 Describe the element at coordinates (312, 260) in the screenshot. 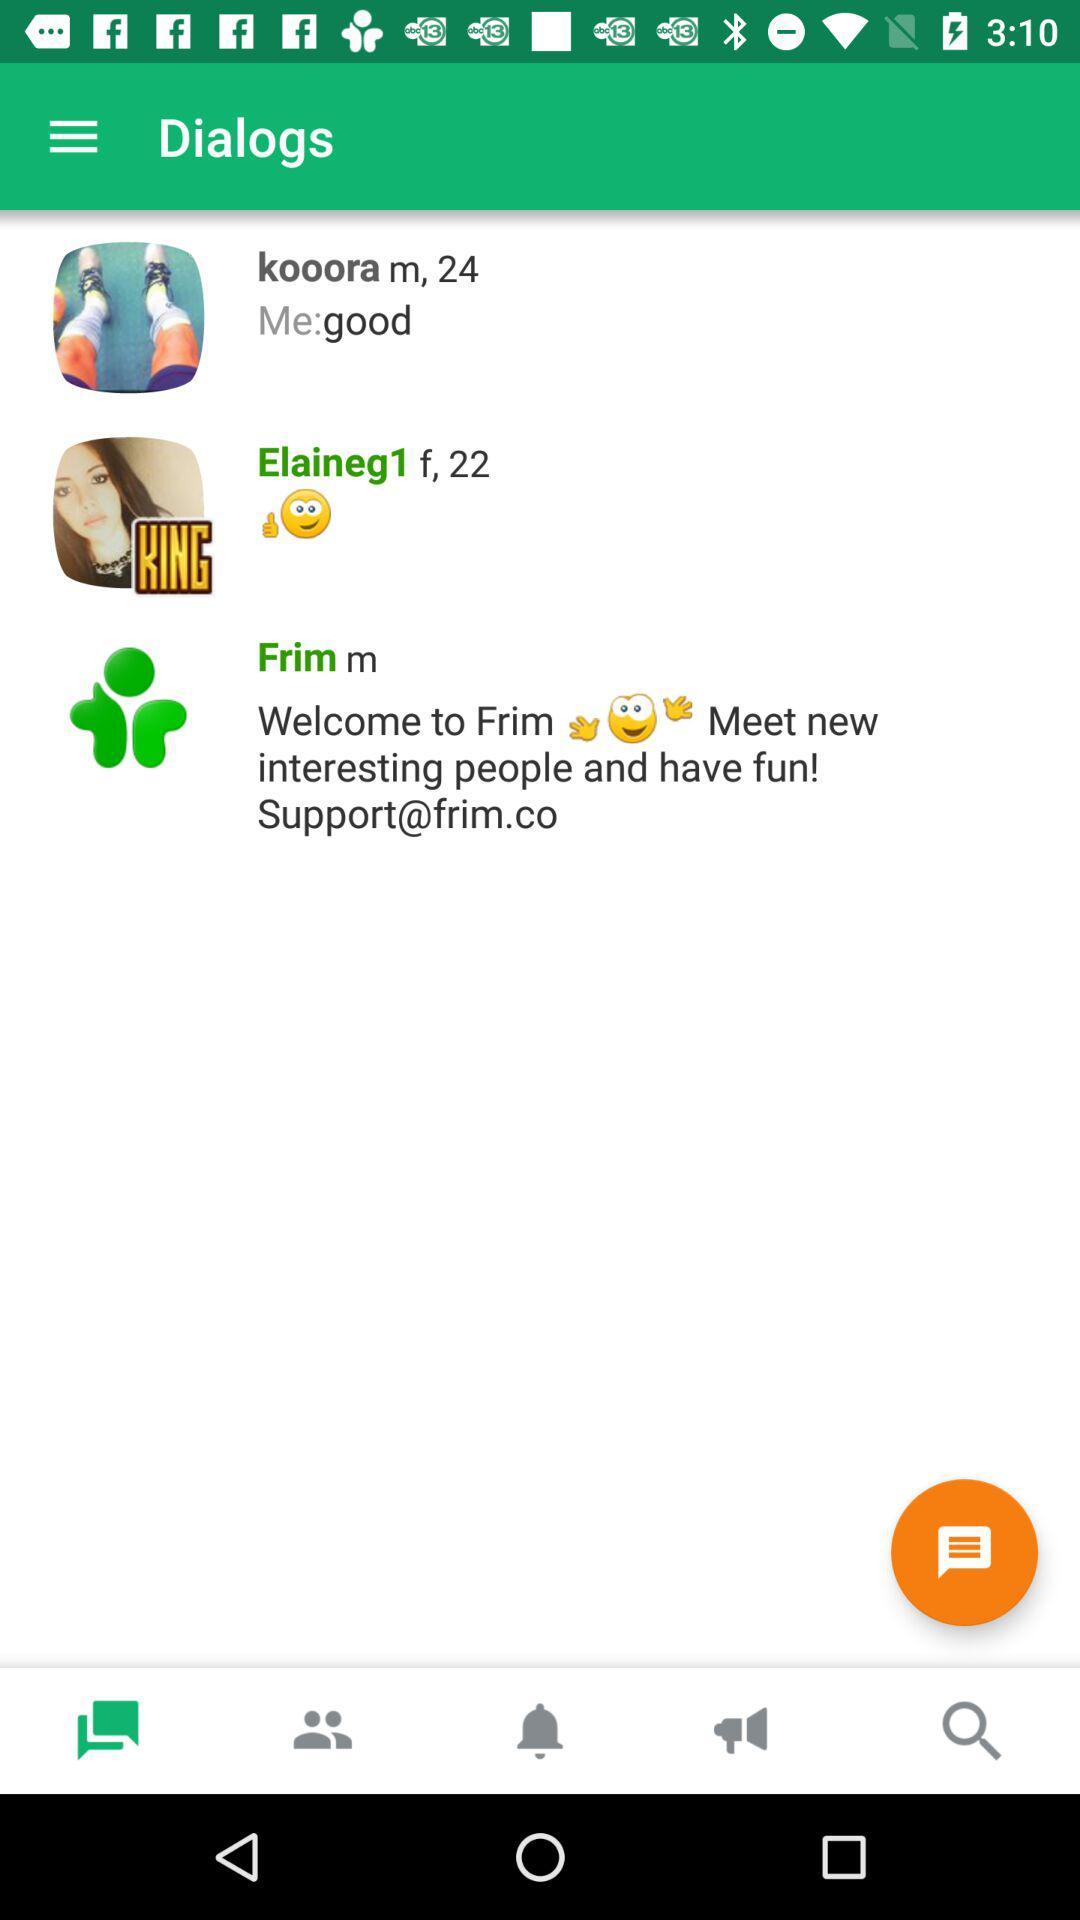

I see `kooora icon` at that location.